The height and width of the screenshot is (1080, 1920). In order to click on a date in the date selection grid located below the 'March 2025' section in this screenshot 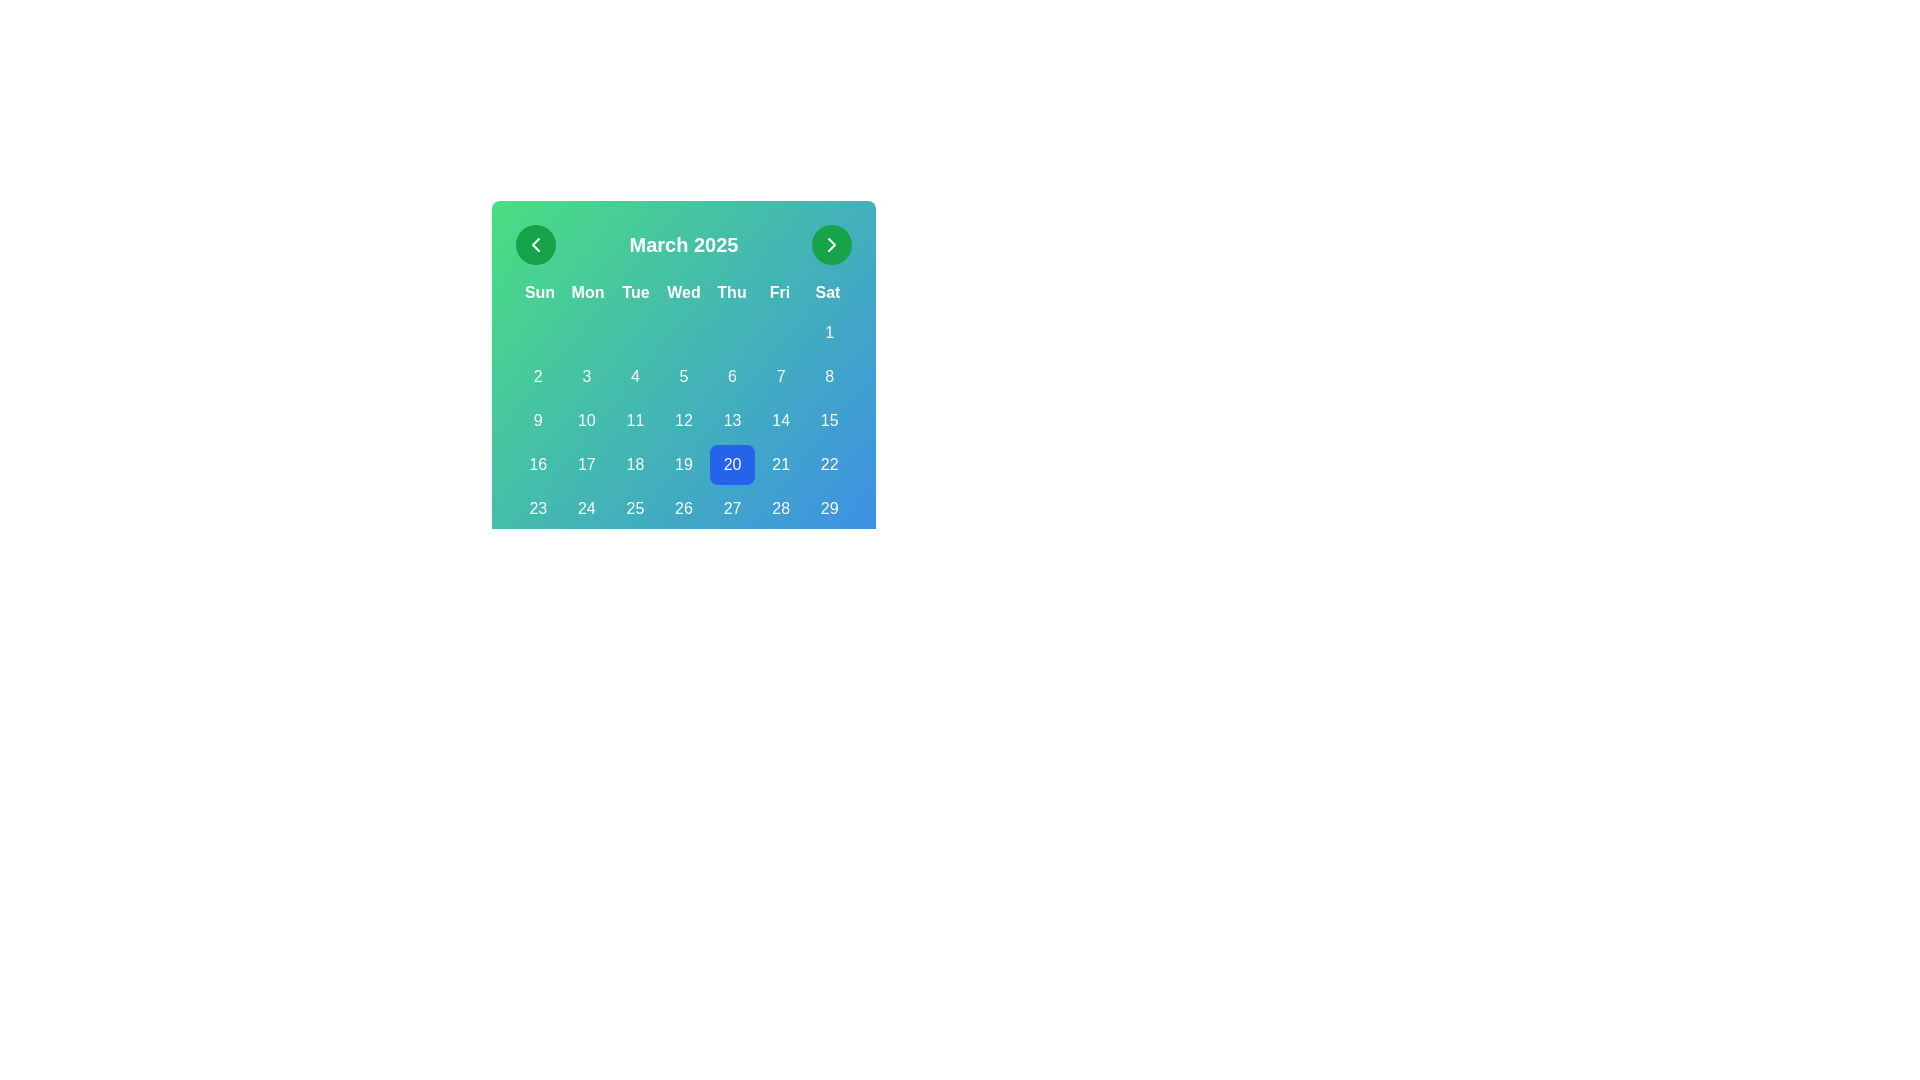, I will do `click(684, 442)`.